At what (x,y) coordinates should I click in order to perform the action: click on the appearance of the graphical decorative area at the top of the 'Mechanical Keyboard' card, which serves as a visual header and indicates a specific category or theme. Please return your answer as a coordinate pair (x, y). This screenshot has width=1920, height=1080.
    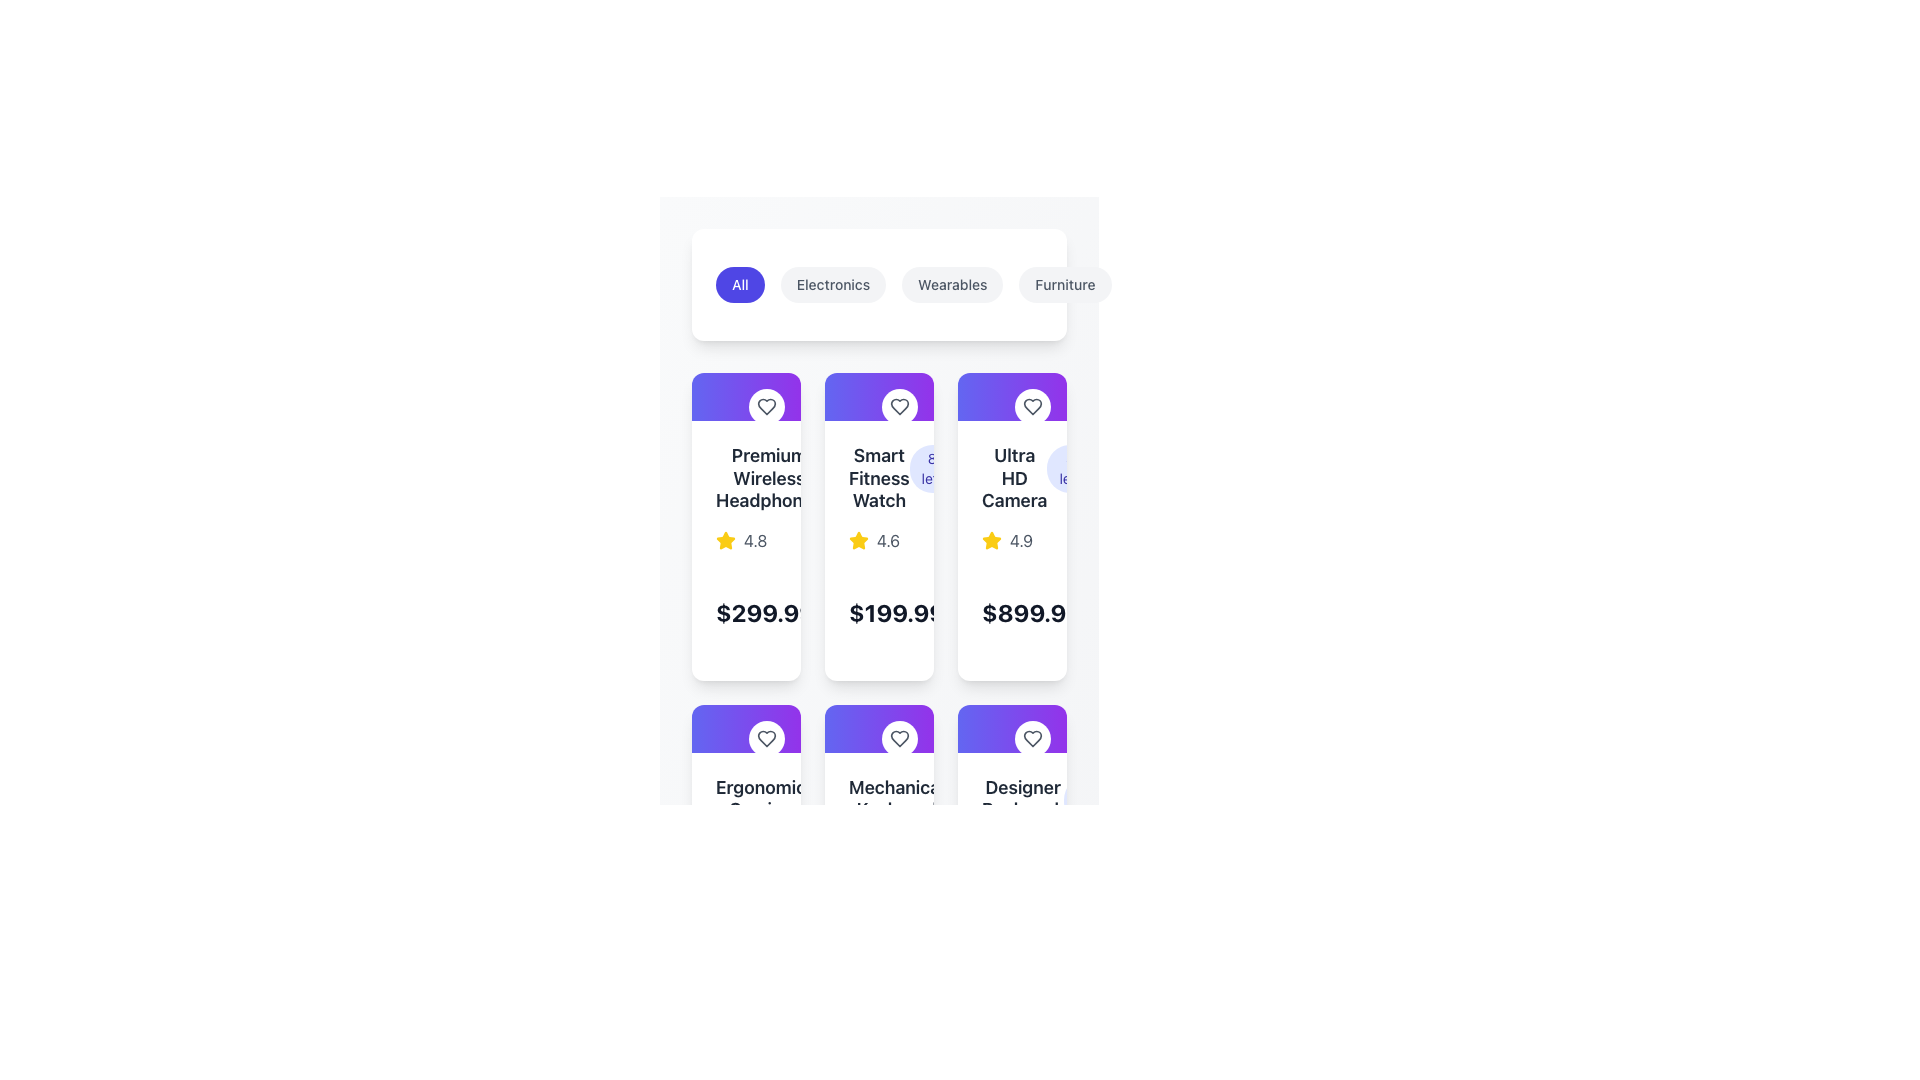
    Looking at the image, I should click on (879, 728).